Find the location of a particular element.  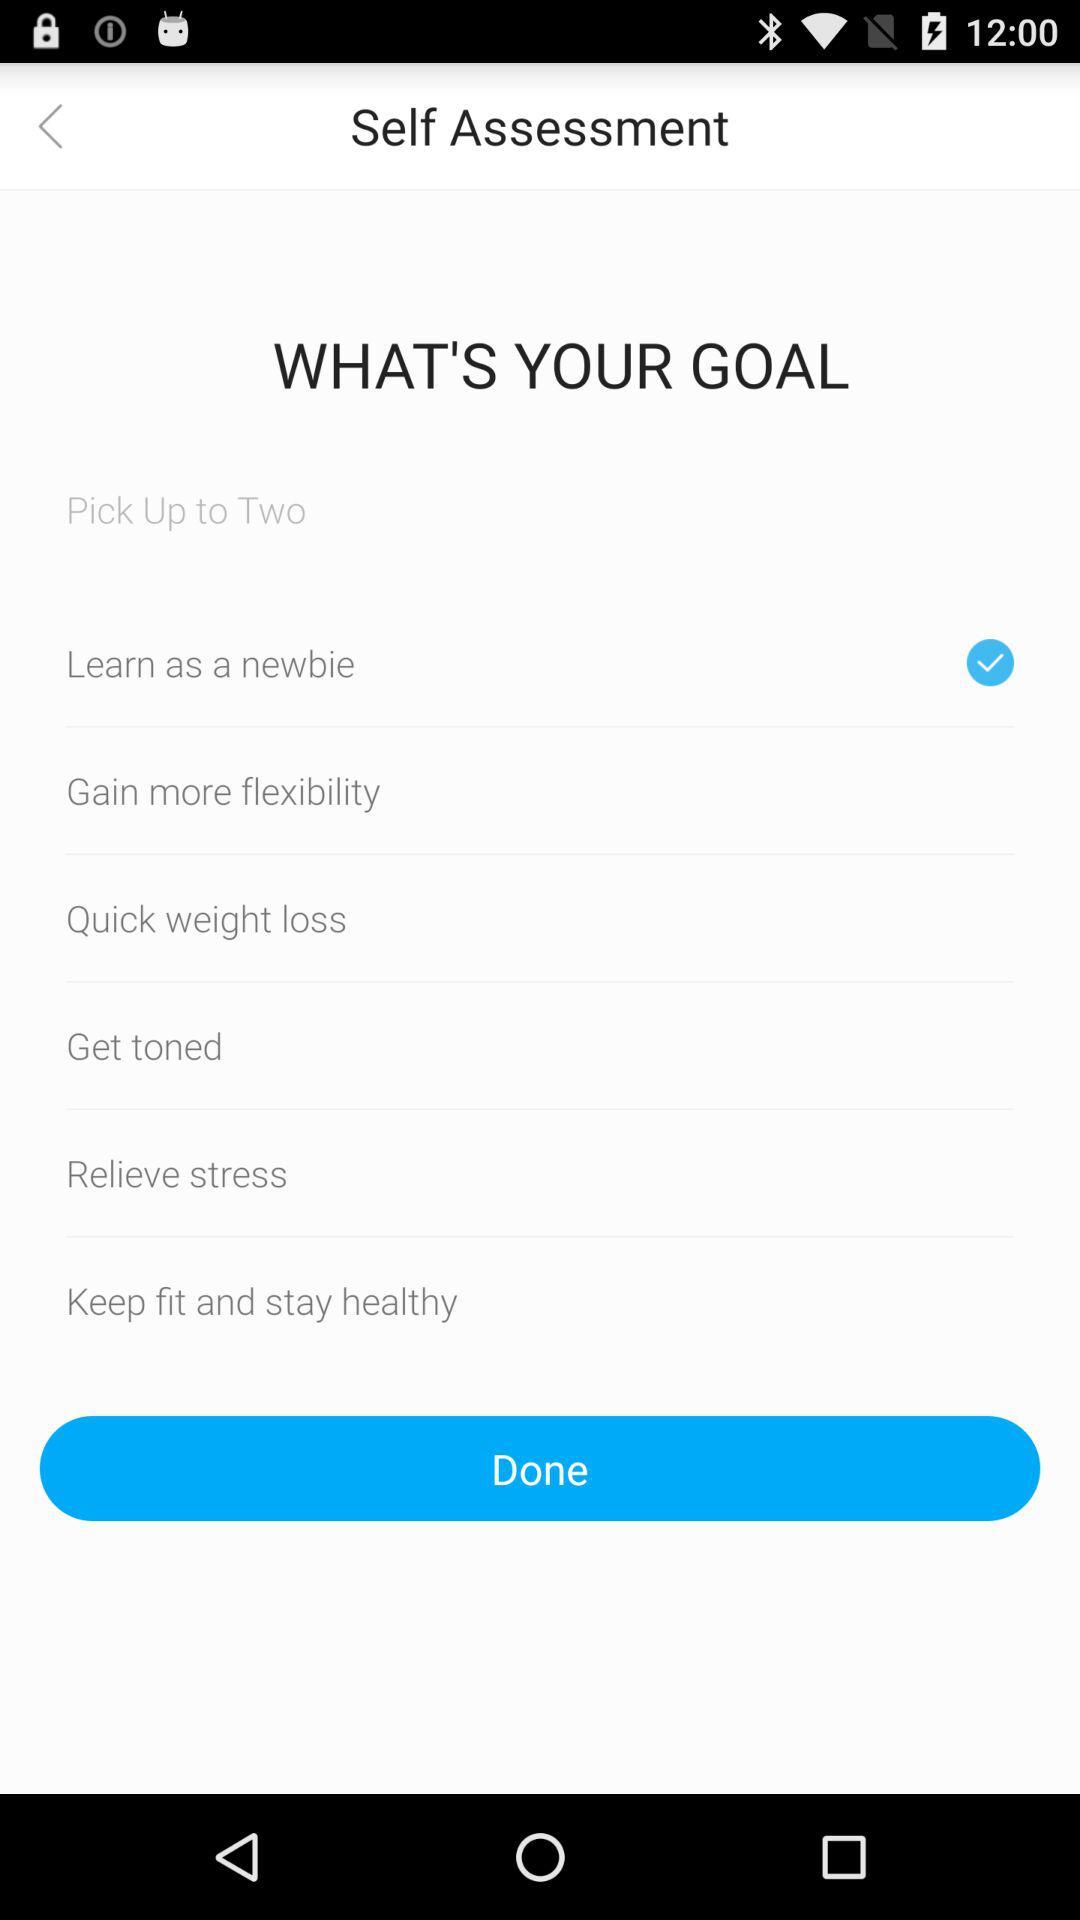

return to previous page is located at coordinates (61, 124).